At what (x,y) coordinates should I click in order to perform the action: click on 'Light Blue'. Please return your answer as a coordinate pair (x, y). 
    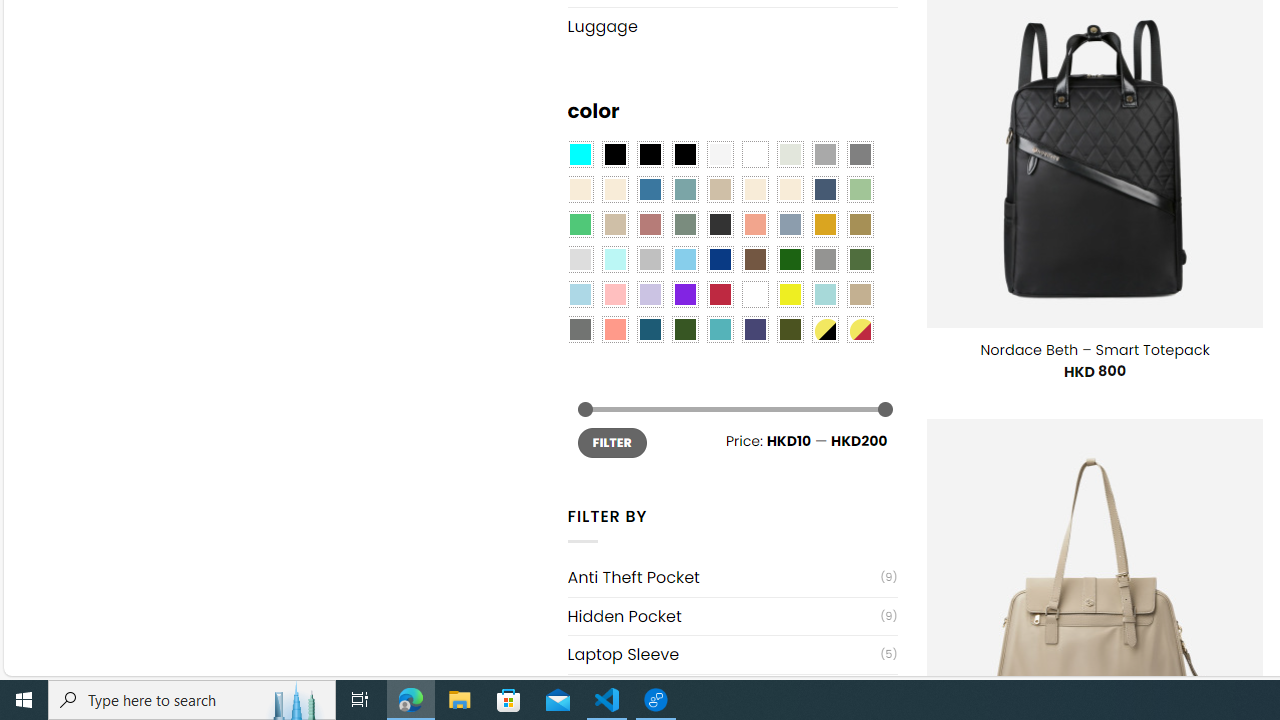
    Looking at the image, I should click on (578, 295).